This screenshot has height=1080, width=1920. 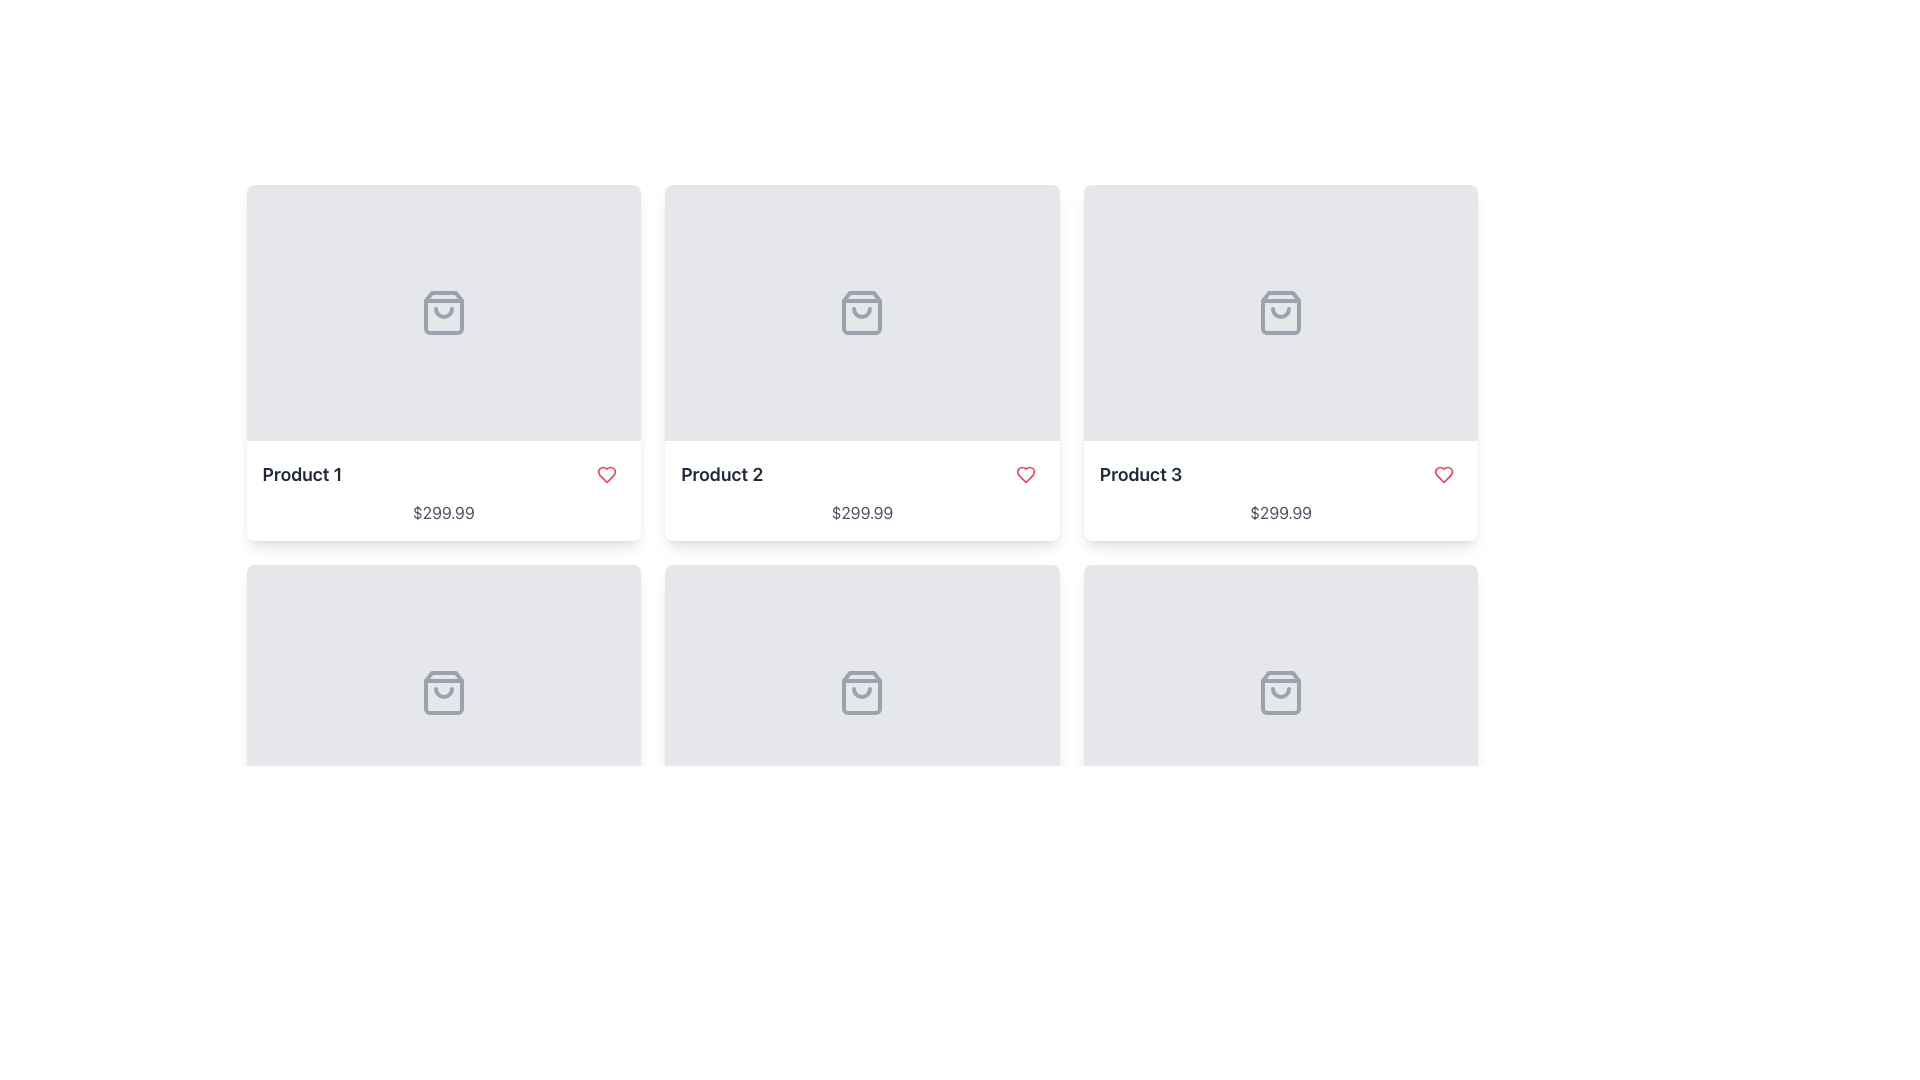 I want to click on the image or illustrative placeholder located in the top-left card labeled 'Product 1' with a price of '$299.99', so click(x=442, y=312).